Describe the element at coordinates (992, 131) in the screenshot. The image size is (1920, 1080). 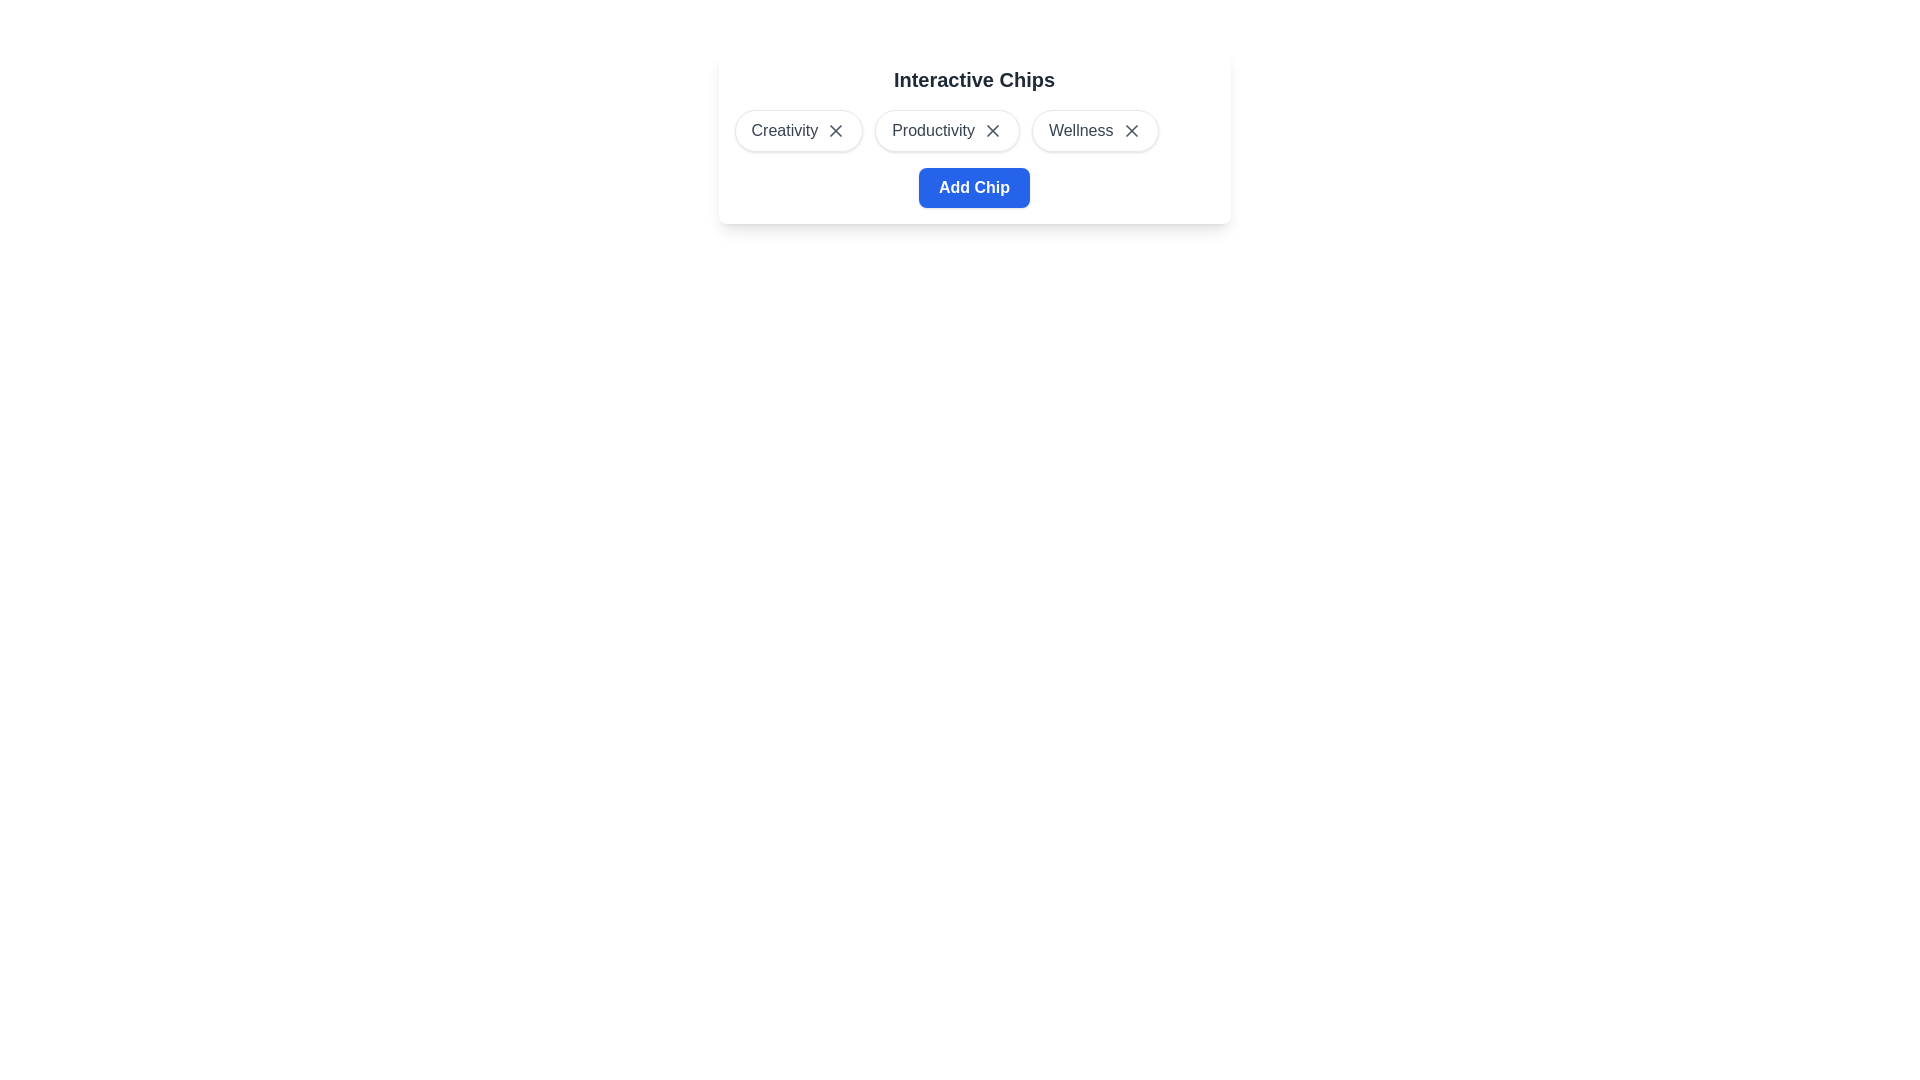
I see `the interactive 'X' icon button located within the 'Productivity' chip` at that location.